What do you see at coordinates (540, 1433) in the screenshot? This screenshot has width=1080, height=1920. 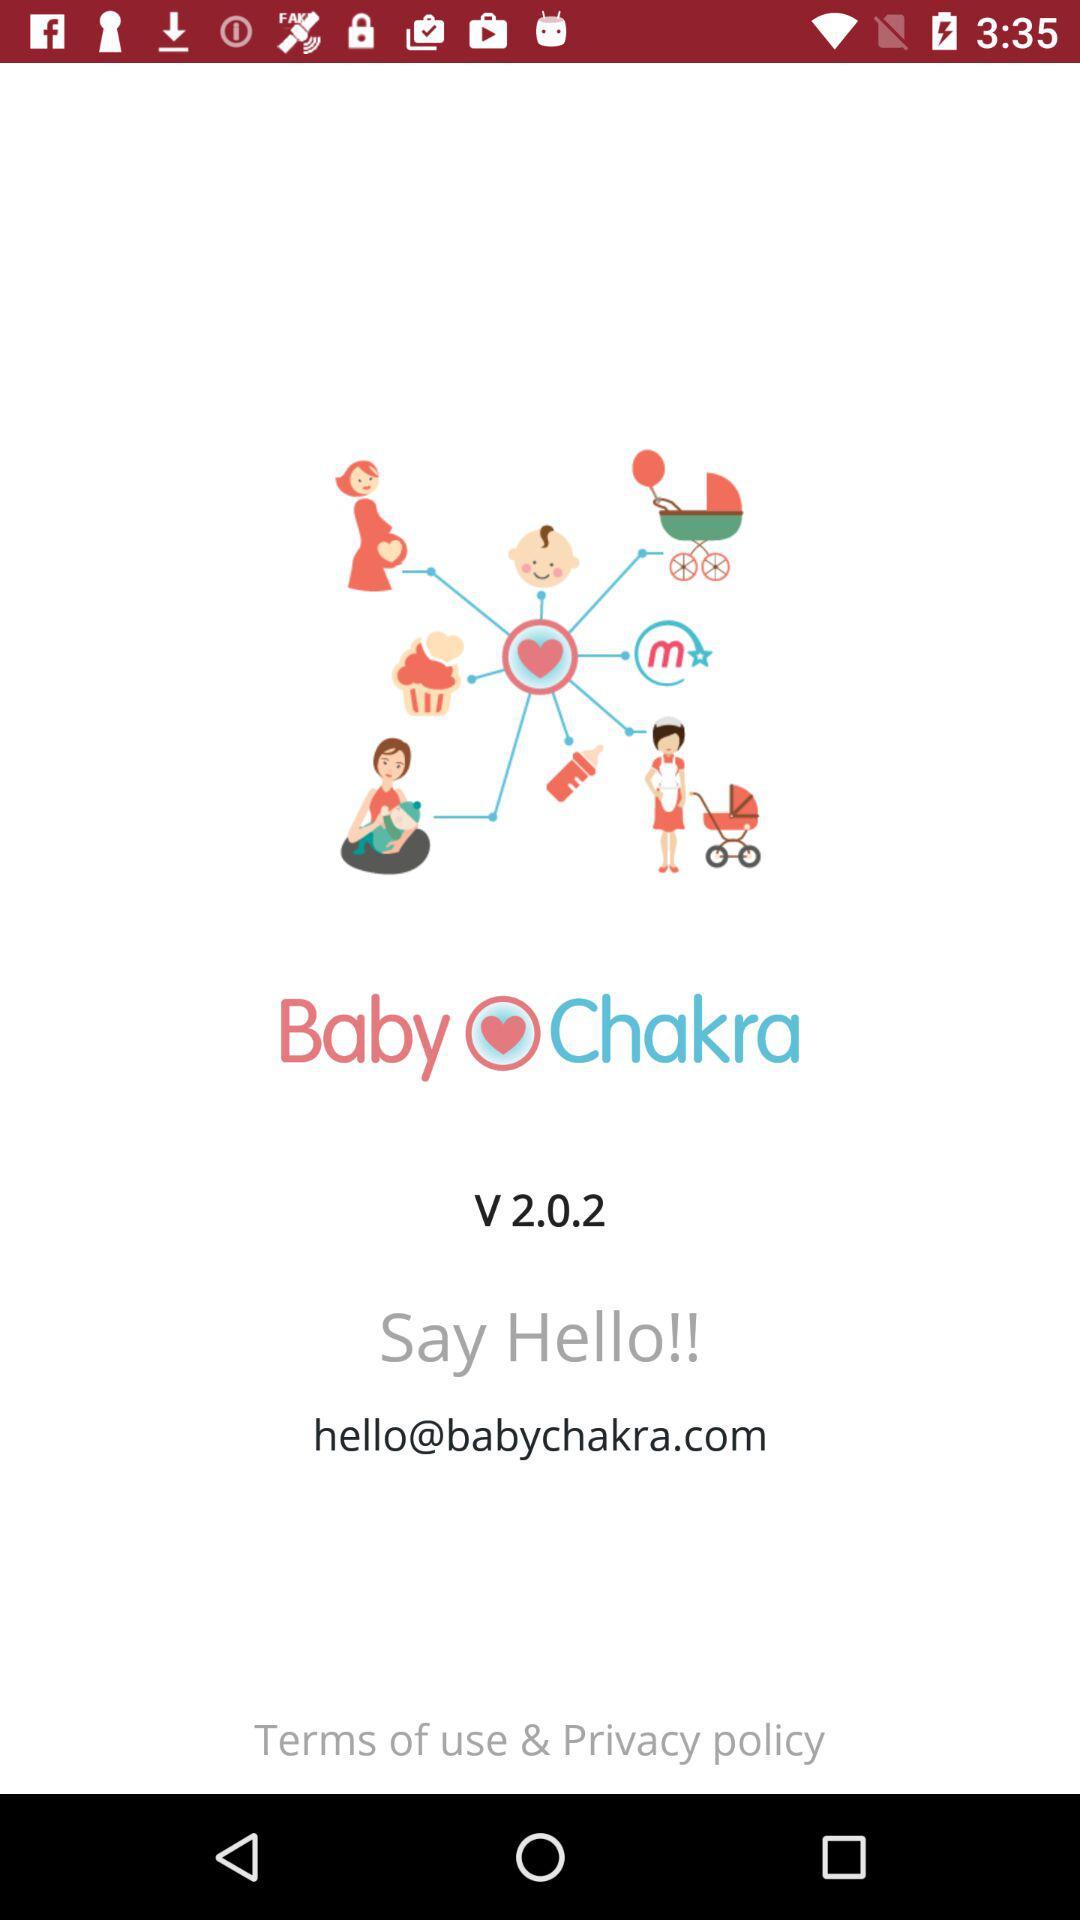 I see `the icon below say hello!! icon` at bounding box center [540, 1433].